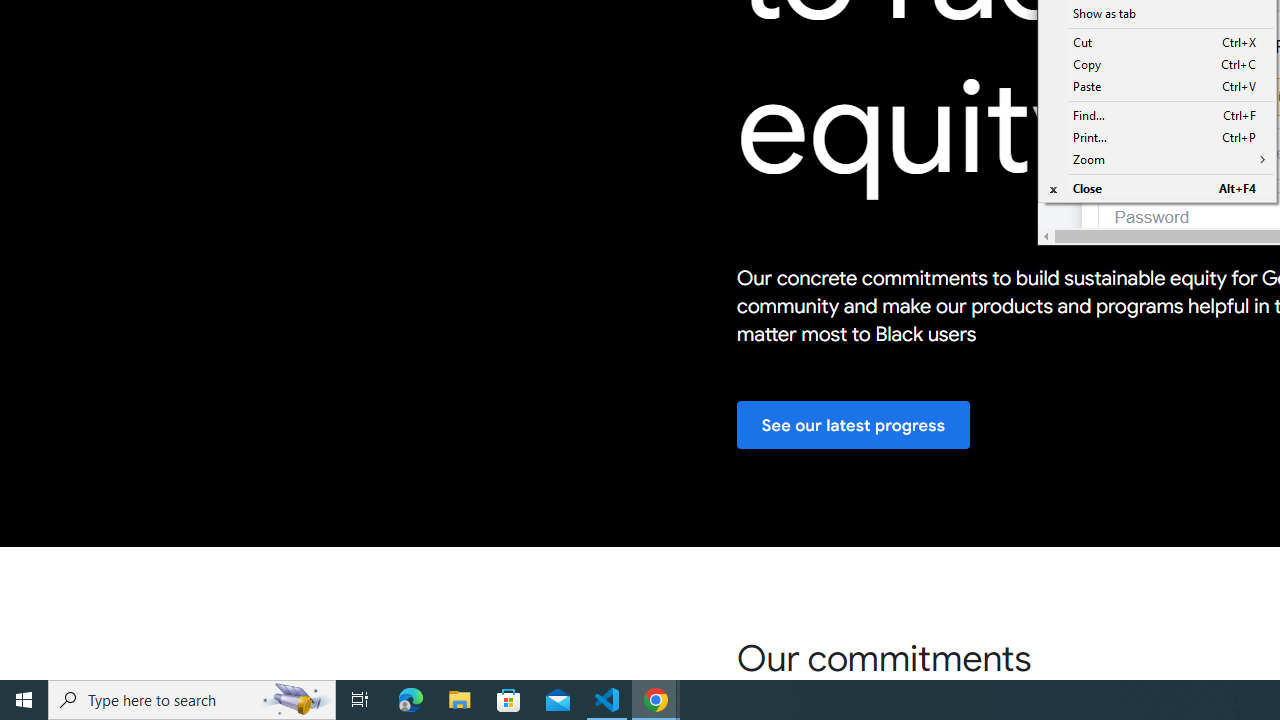 The height and width of the screenshot is (720, 1280). I want to click on 'Zoom', so click(1157, 159).